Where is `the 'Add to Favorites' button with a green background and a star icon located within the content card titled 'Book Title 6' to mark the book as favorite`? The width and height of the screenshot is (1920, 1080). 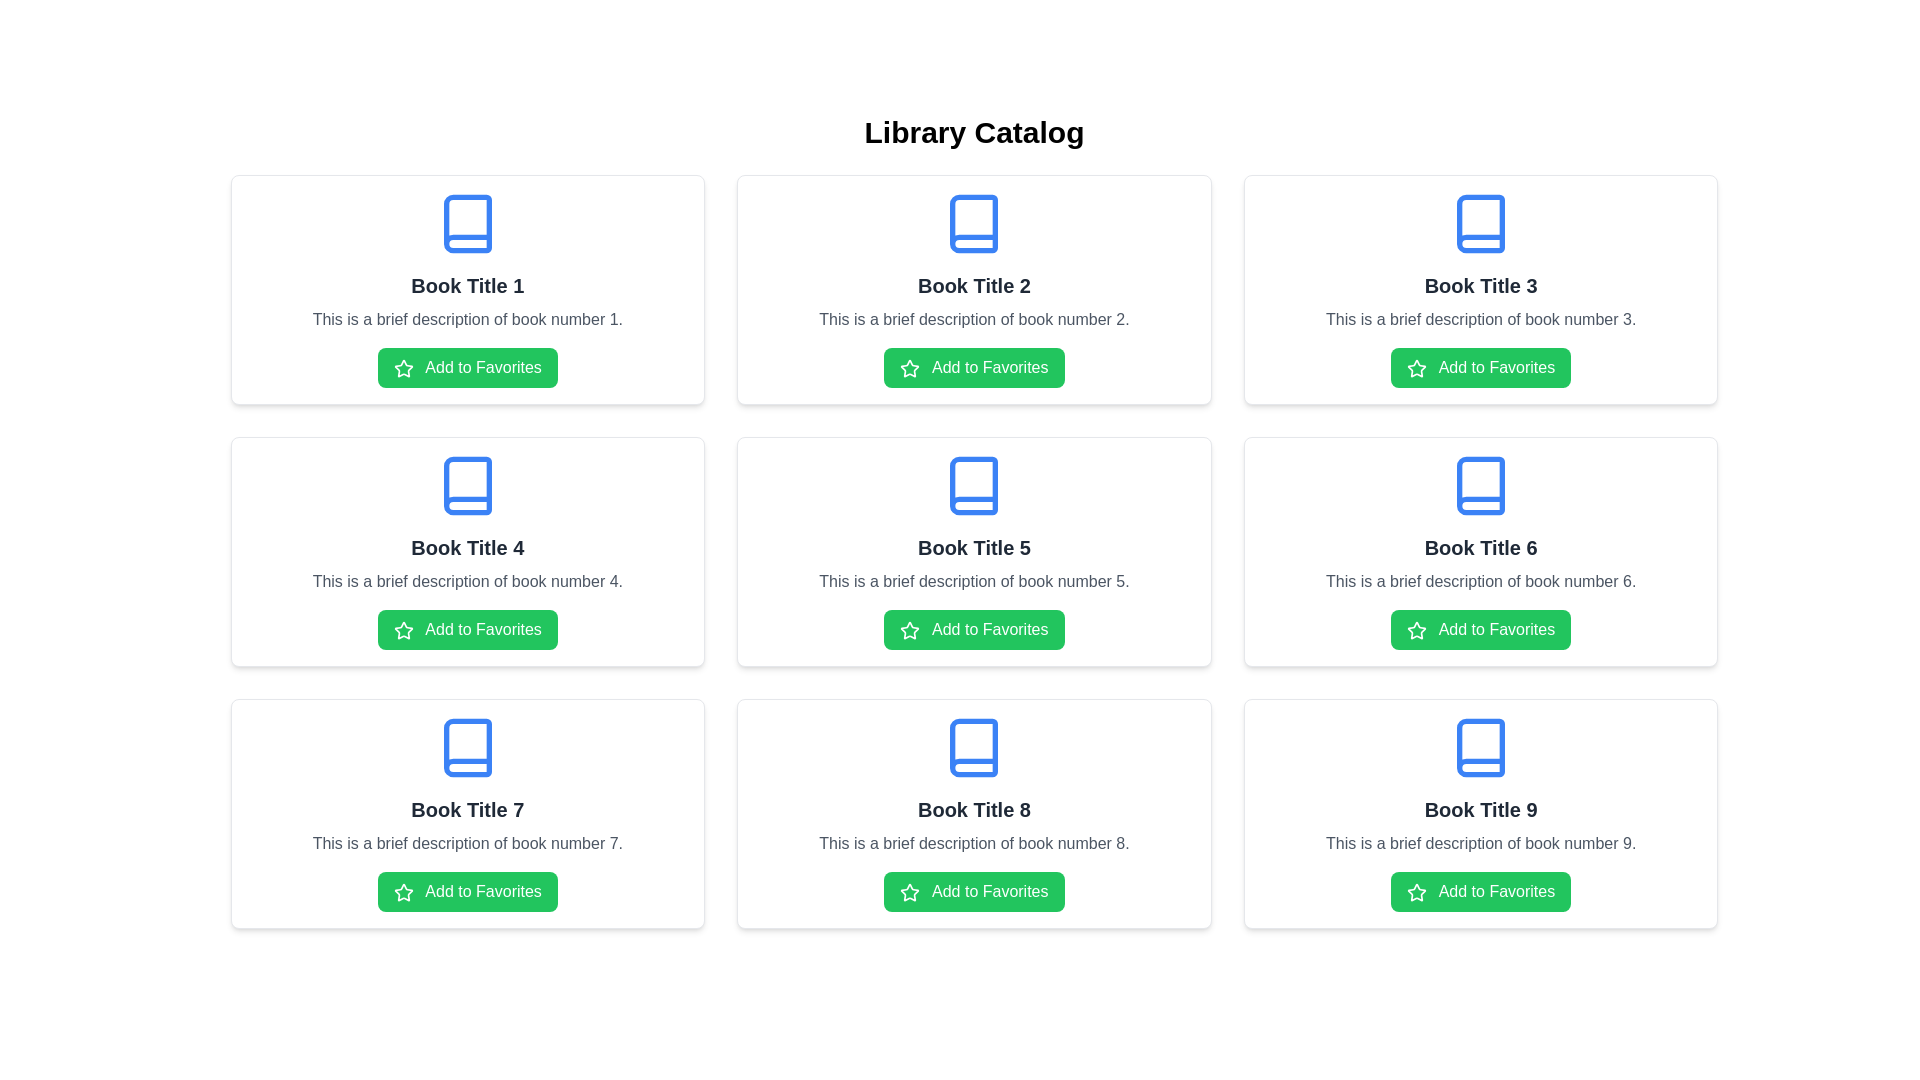 the 'Add to Favorites' button with a green background and a star icon located within the content card titled 'Book Title 6' to mark the book as favorite is located at coordinates (1481, 628).